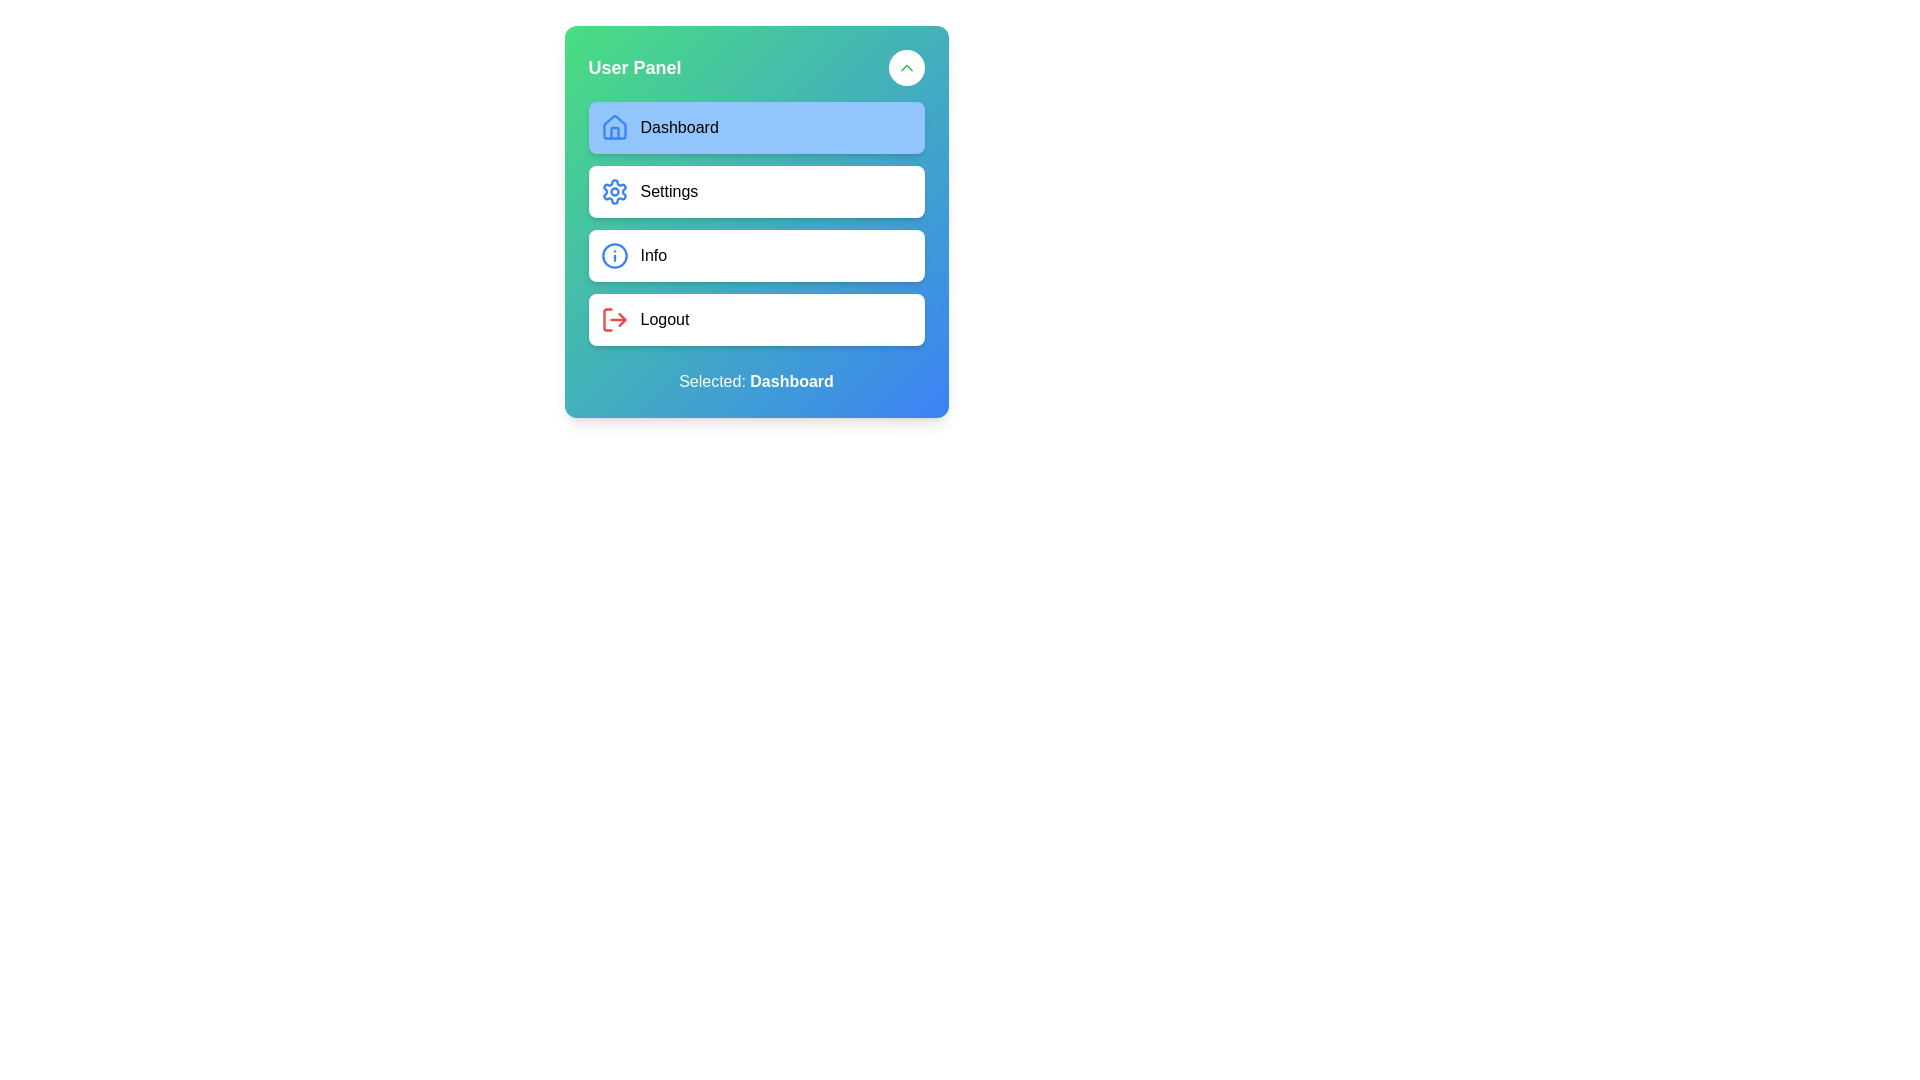 The image size is (1920, 1080). Describe the element at coordinates (791, 381) in the screenshot. I see `the bolded 'Dashboard' text label indicating the currently selected menu item in the 'Selected' section of the user panel` at that location.